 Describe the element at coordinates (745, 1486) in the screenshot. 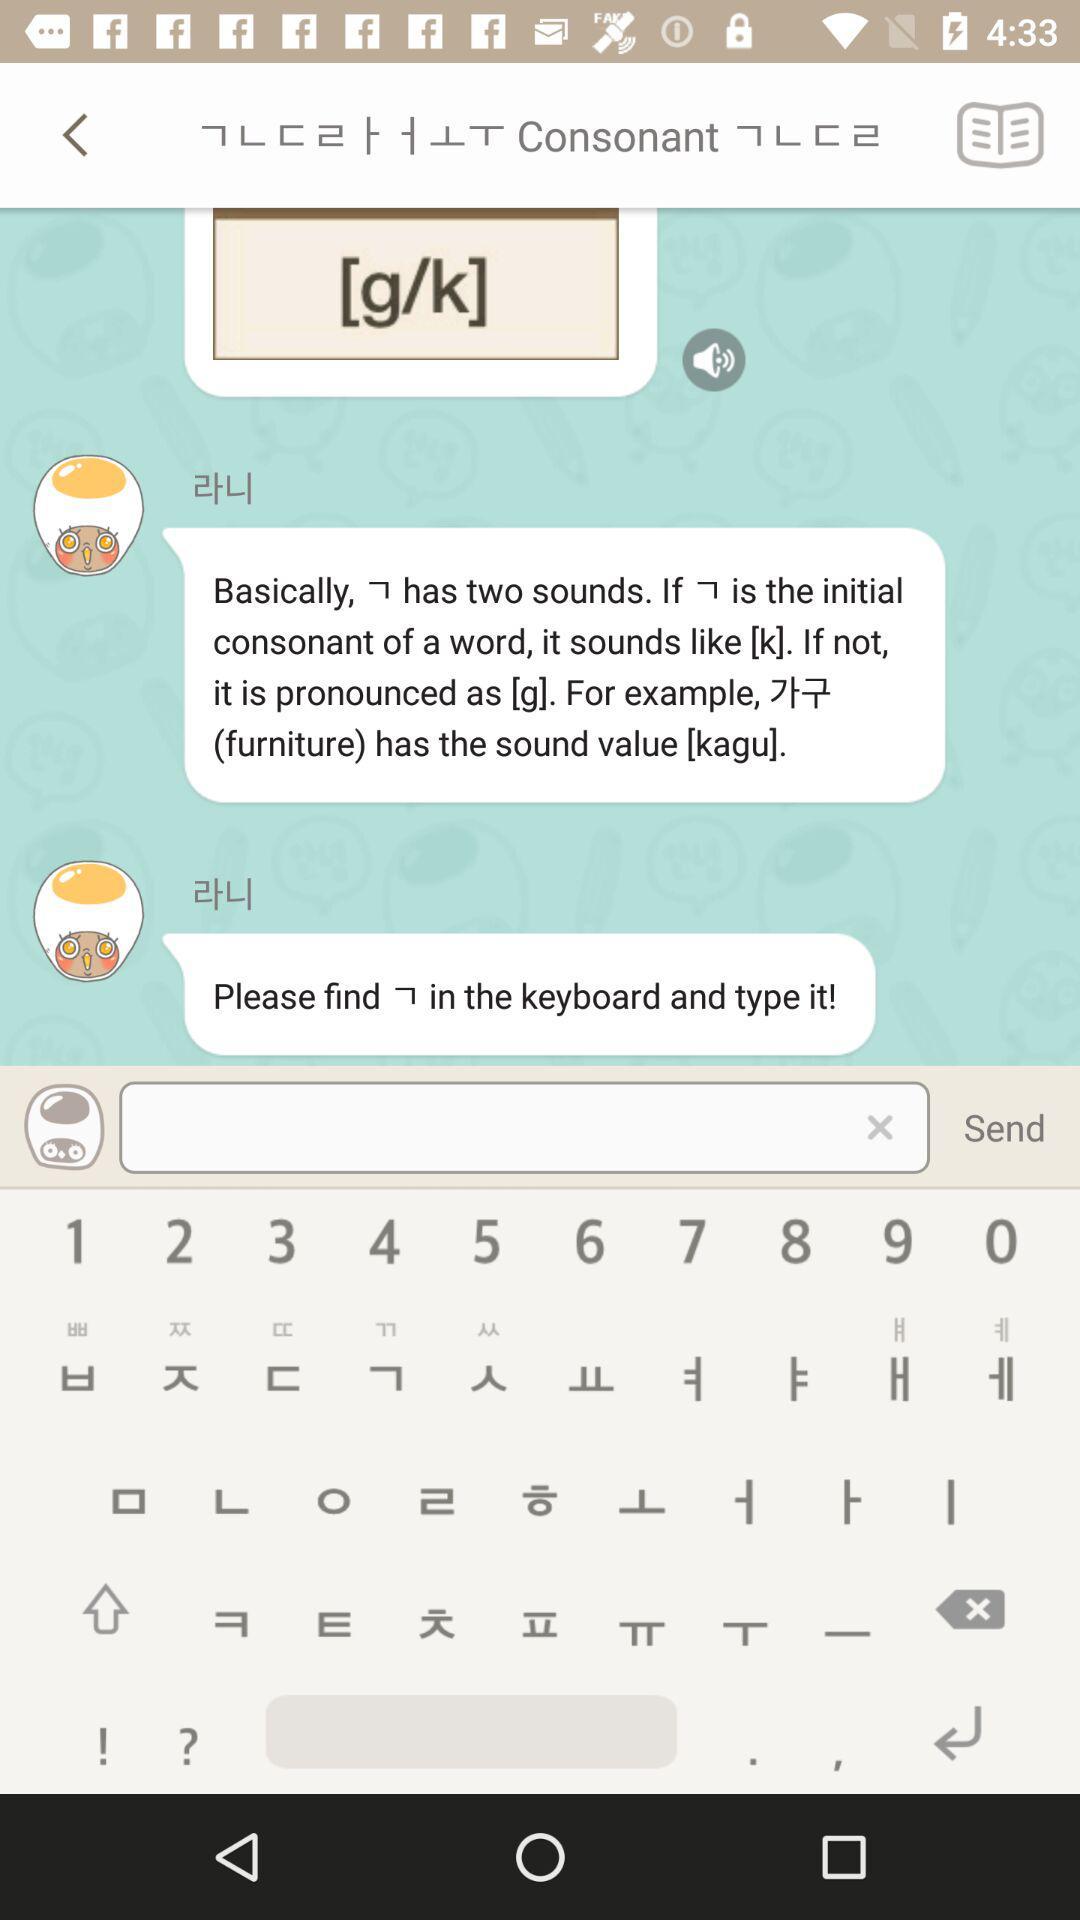

I see `the add icon` at that location.